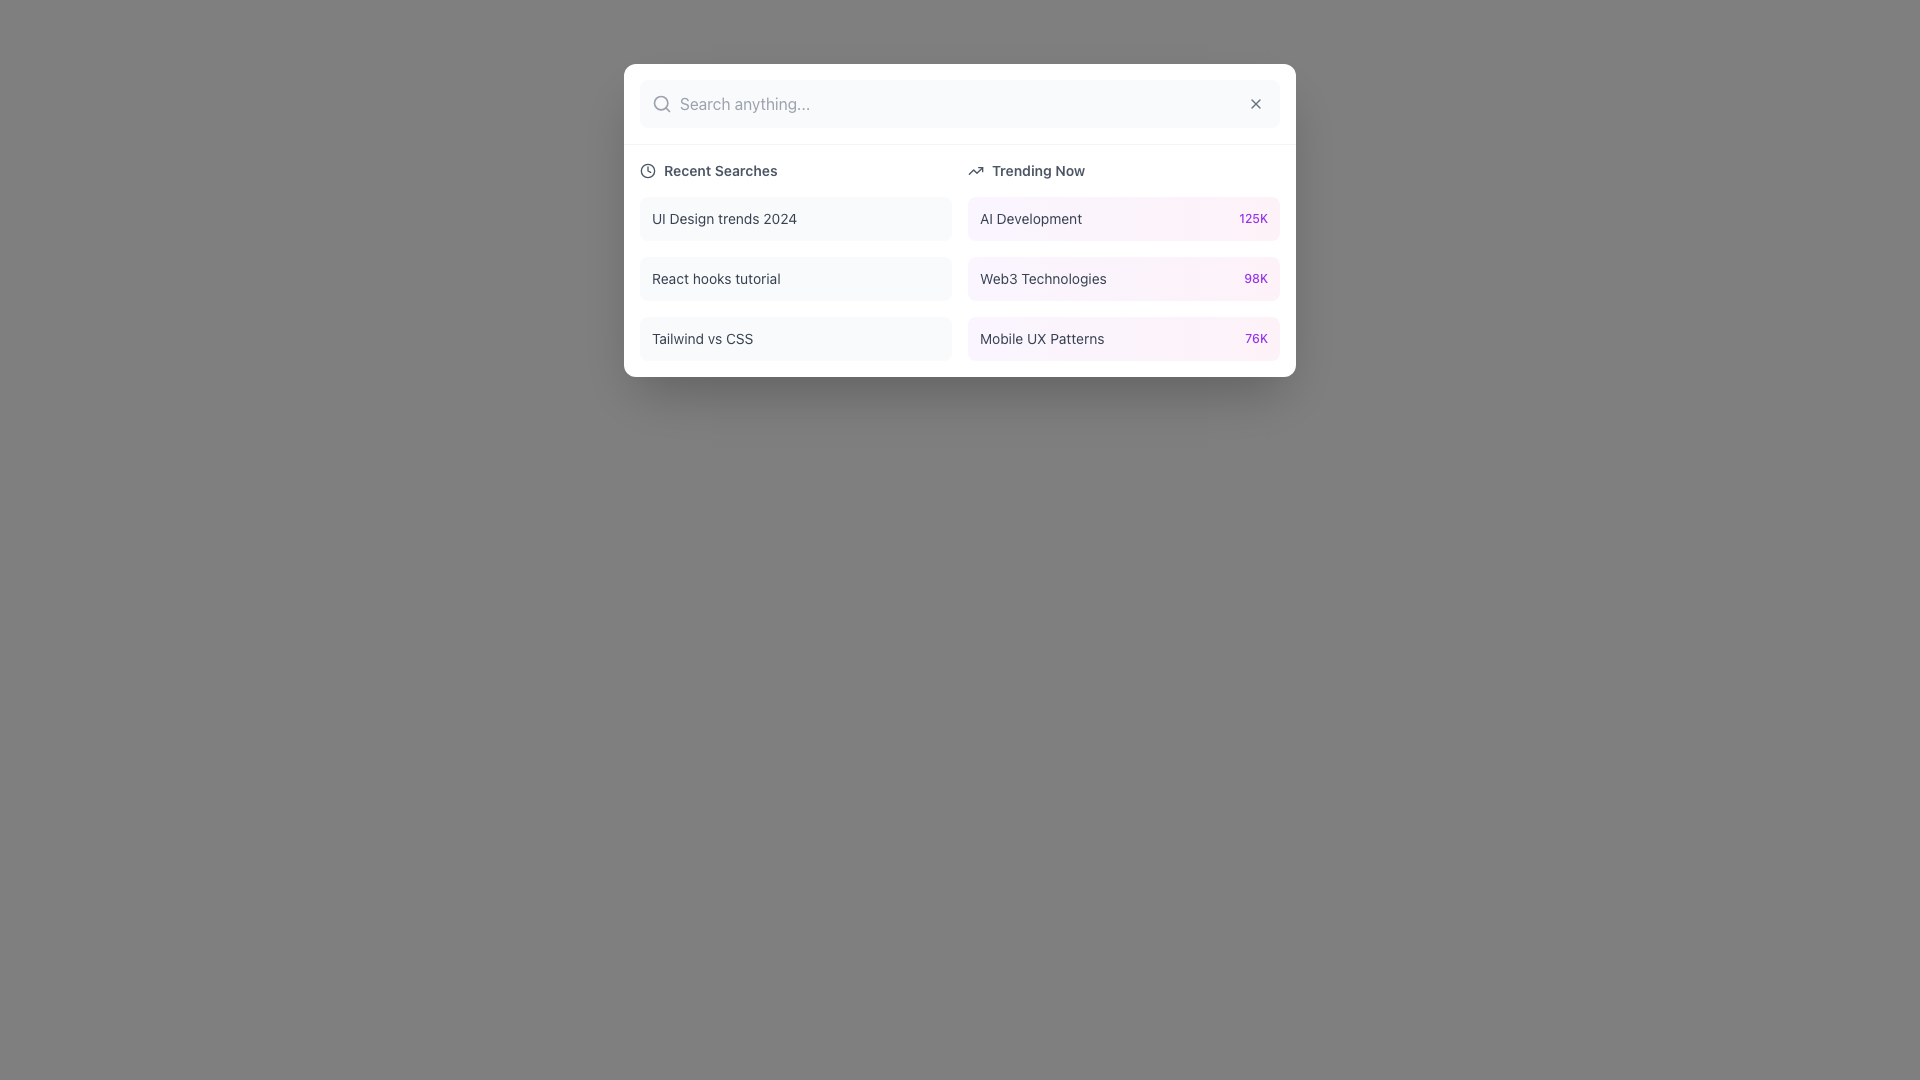 The height and width of the screenshot is (1080, 1920). What do you see at coordinates (648, 169) in the screenshot?
I see `the graphical icon indicating 'Recent Searches', which is visually associated with time or history, located to the left of the label text 'Recent Searches'` at bounding box center [648, 169].